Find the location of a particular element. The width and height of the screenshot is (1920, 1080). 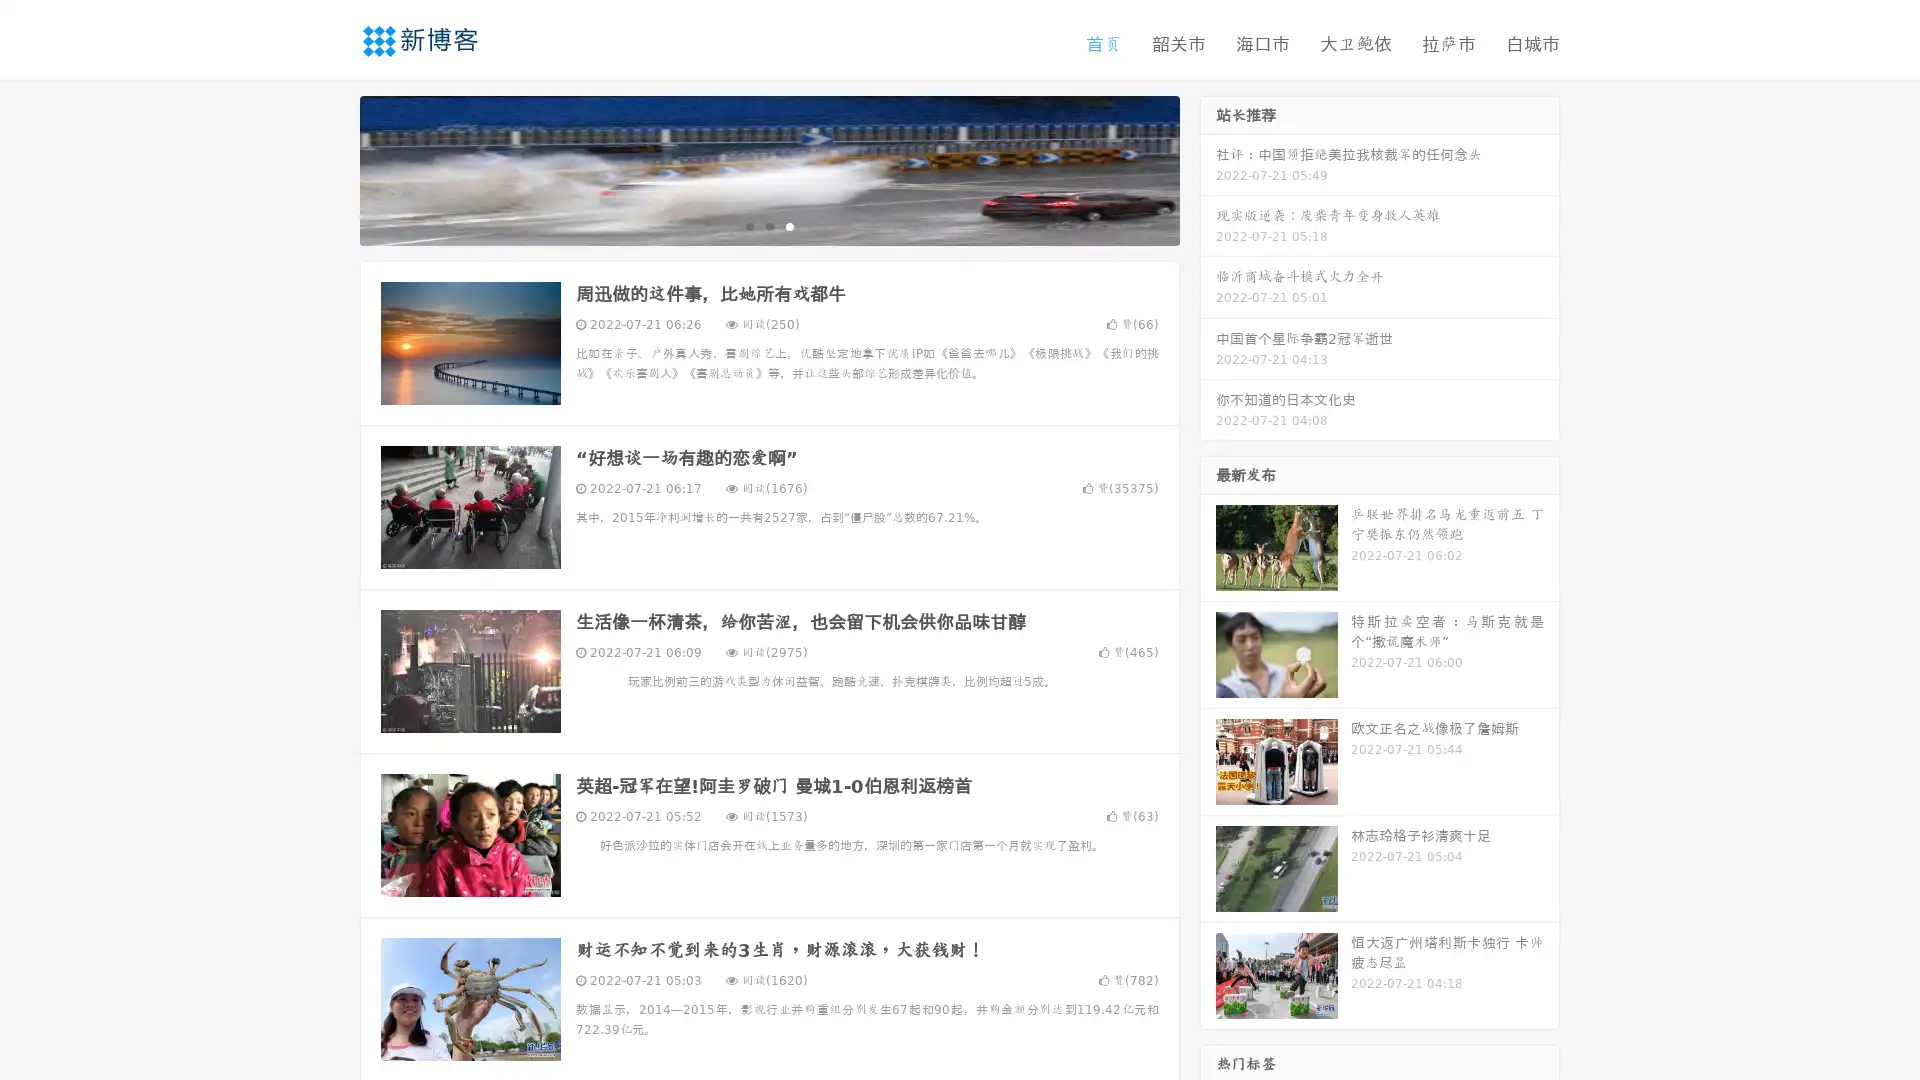

Next slide is located at coordinates (1208, 168).